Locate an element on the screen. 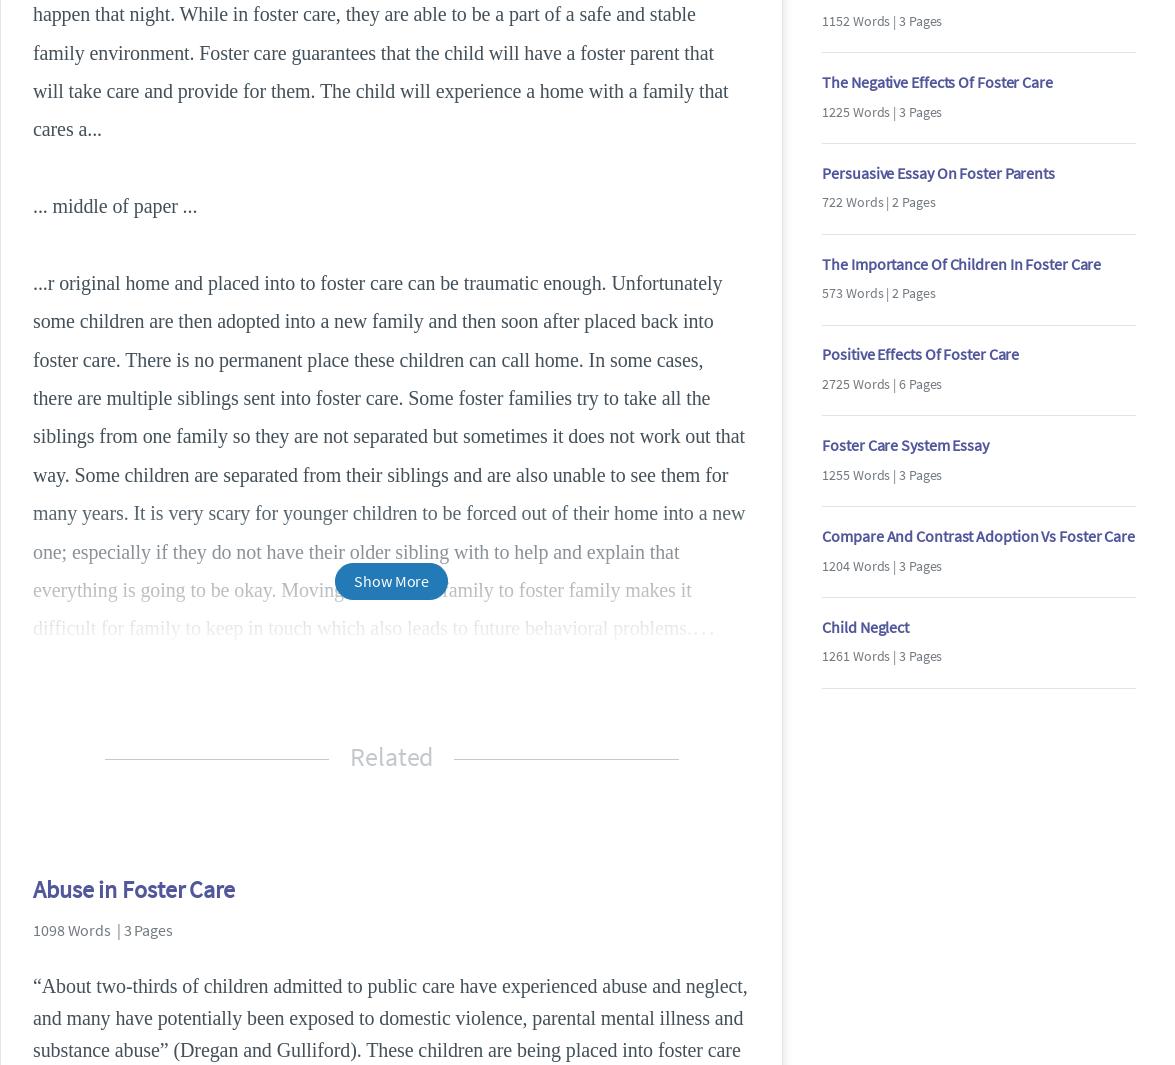 The image size is (1175, 1065). '1261 Words | 3 Pages' is located at coordinates (880, 656).